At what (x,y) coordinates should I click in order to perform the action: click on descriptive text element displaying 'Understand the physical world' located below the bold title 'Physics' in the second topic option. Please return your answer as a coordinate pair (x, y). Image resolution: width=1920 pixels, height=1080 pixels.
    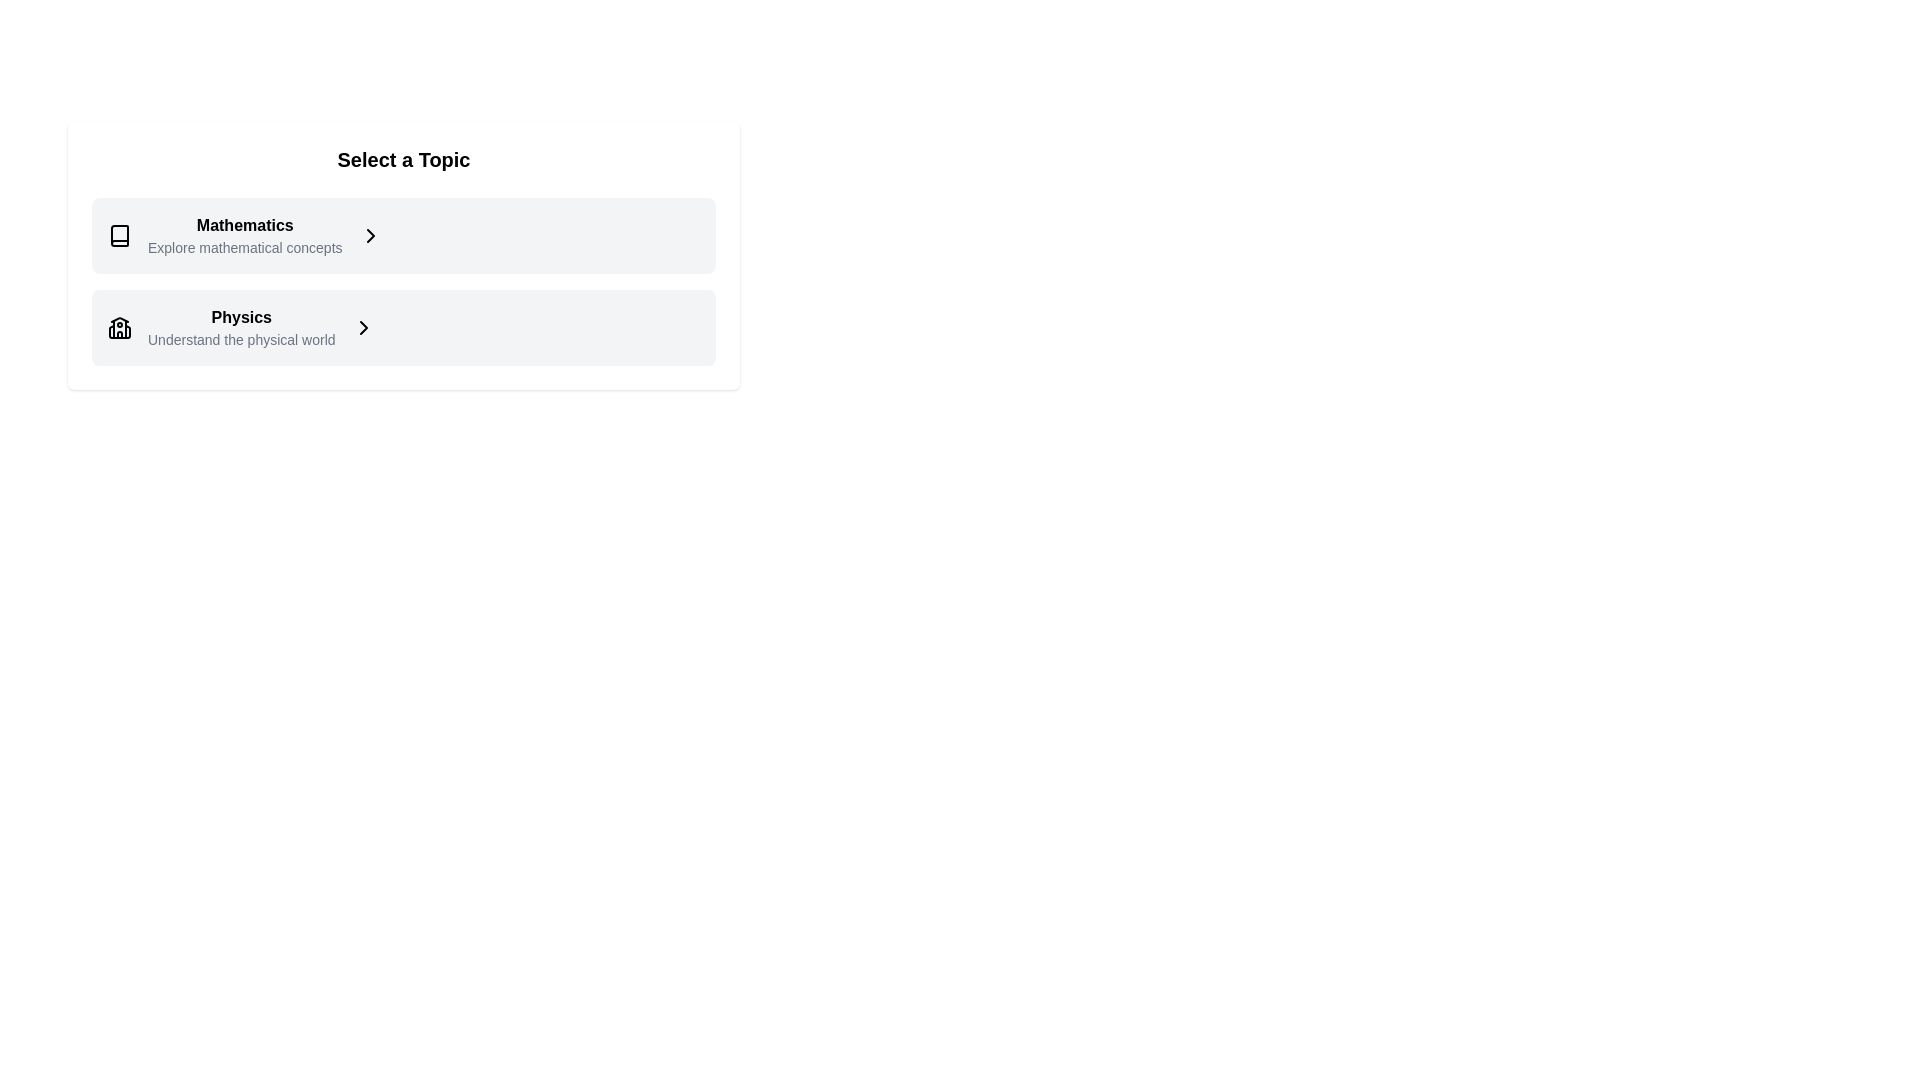
    Looking at the image, I should click on (240, 338).